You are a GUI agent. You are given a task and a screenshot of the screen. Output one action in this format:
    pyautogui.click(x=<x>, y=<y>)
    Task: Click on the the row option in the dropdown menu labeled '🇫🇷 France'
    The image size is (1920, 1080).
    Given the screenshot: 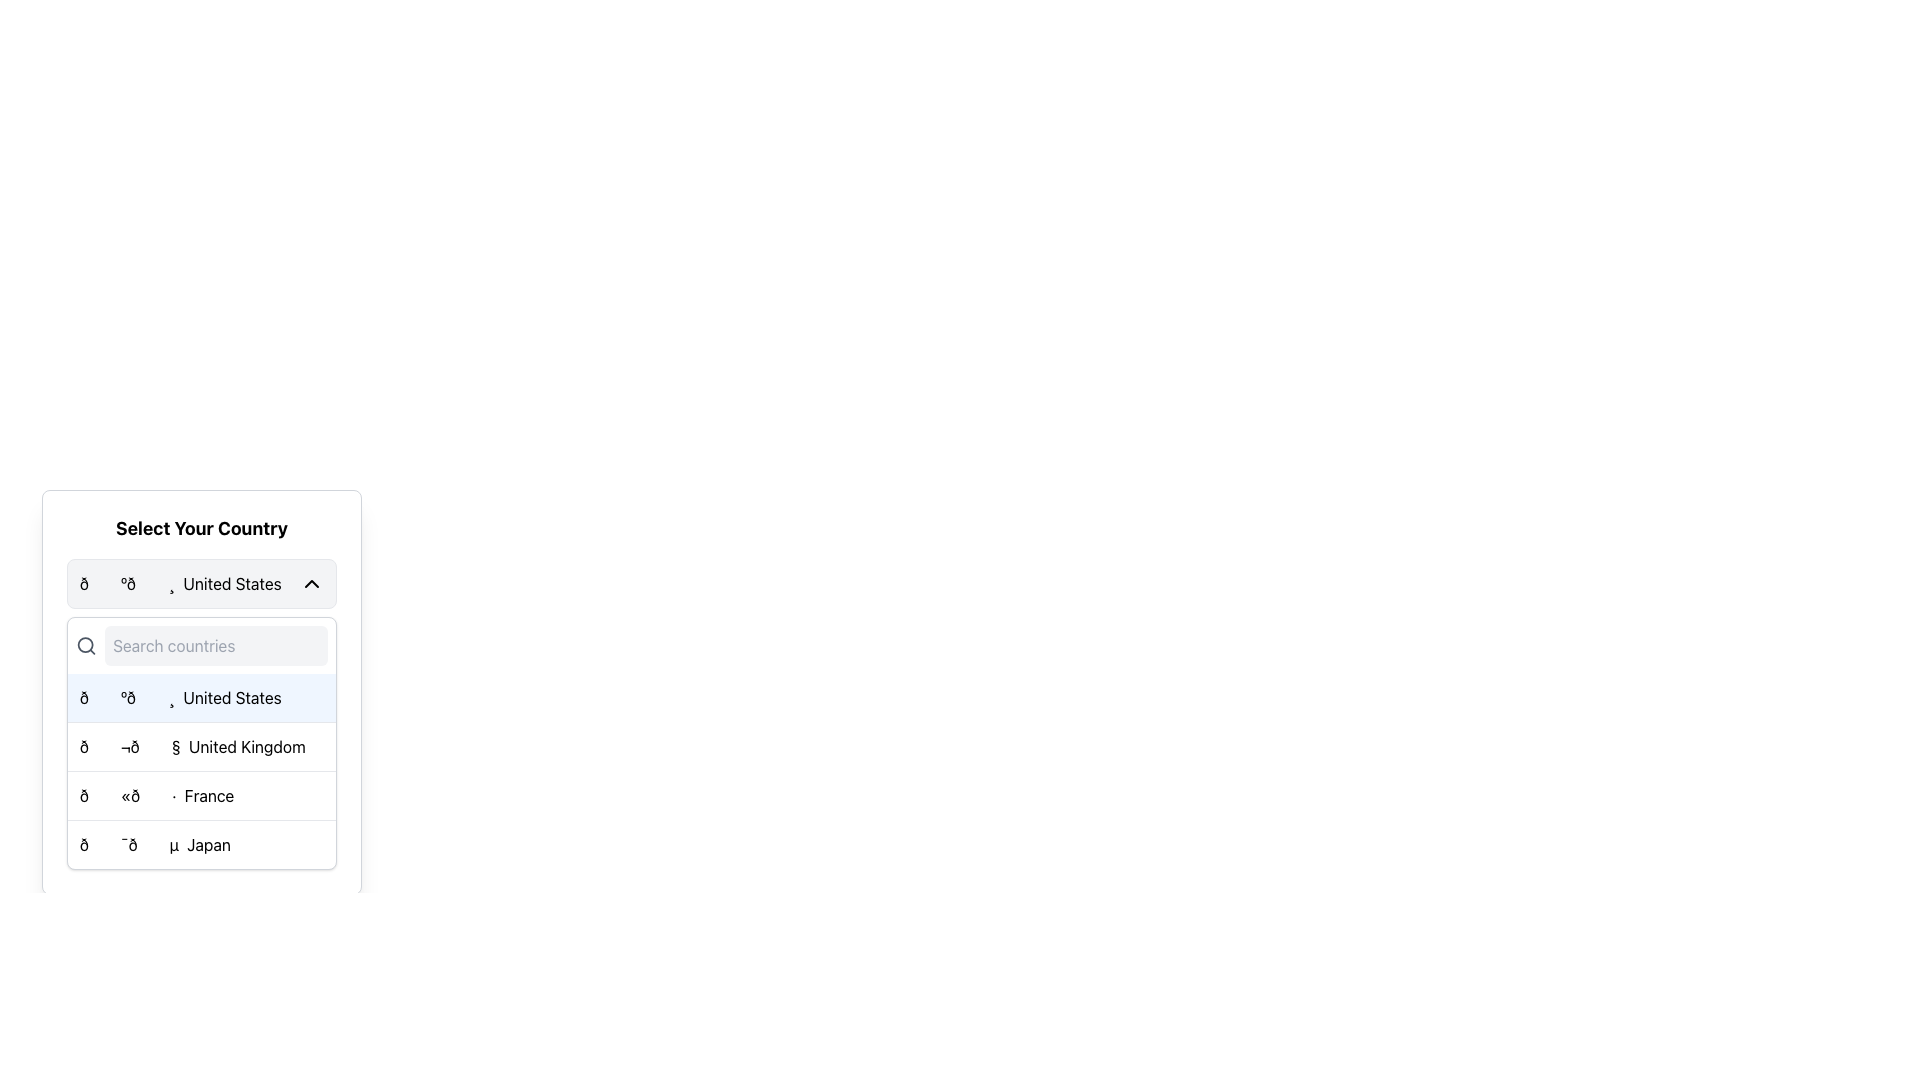 What is the action you would take?
    pyautogui.click(x=201, y=794)
    